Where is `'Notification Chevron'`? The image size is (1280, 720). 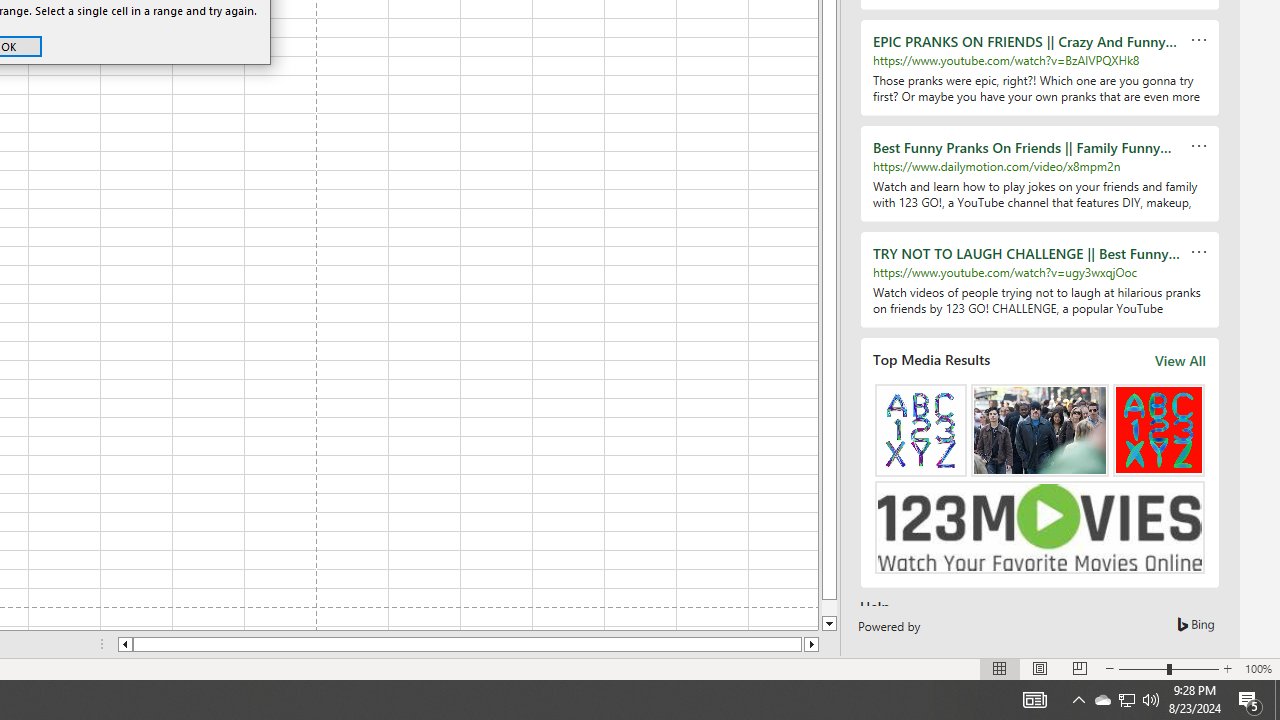 'Notification Chevron' is located at coordinates (1078, 698).